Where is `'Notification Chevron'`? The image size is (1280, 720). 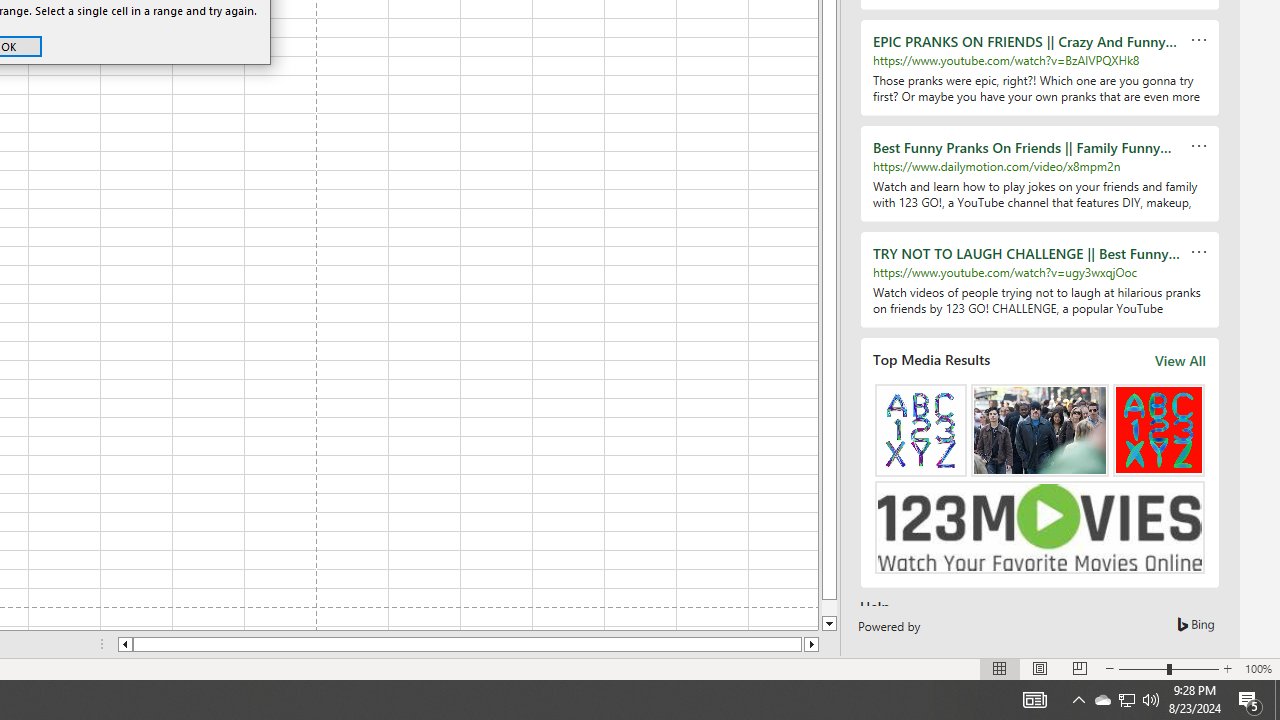 'Notification Chevron' is located at coordinates (1078, 698).